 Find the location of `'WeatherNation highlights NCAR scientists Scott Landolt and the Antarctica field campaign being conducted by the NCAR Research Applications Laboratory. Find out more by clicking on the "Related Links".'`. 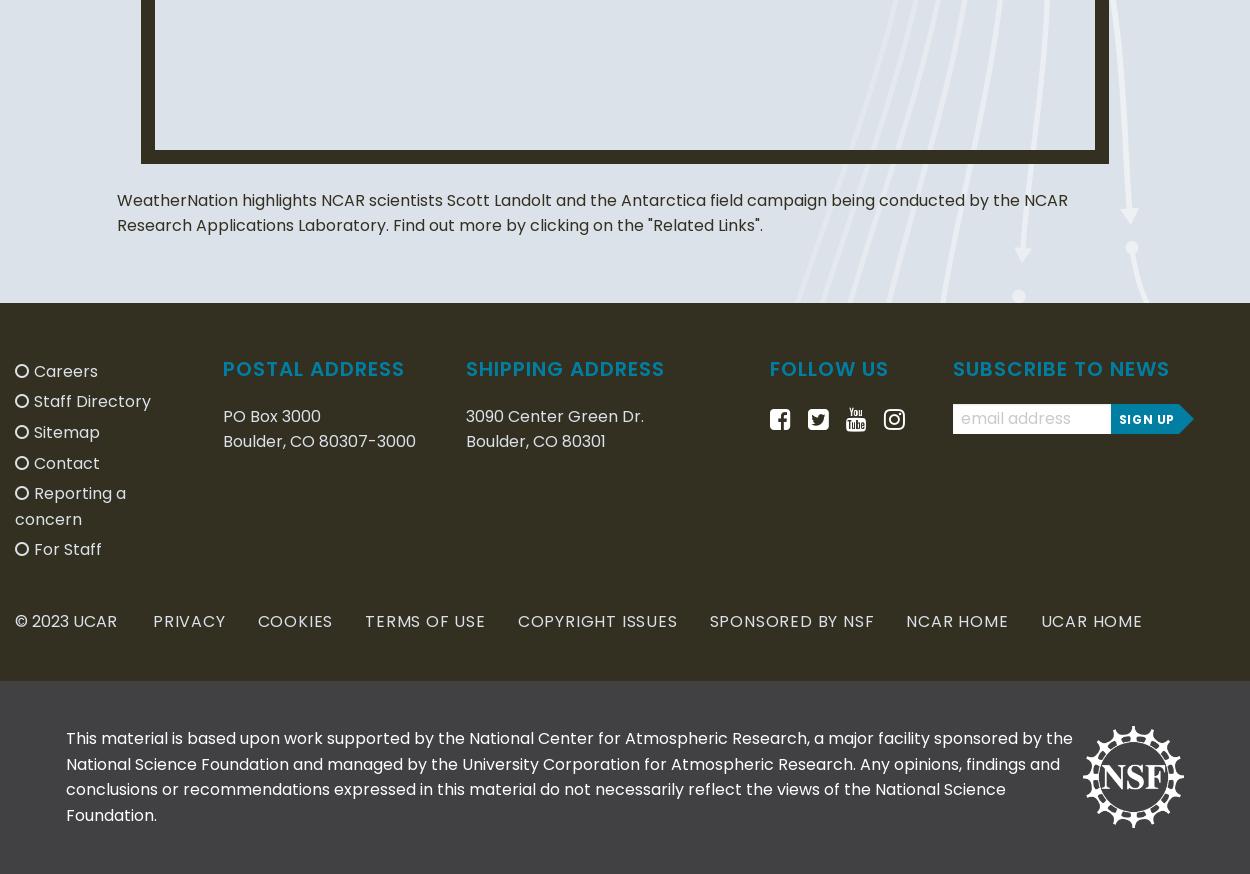

'WeatherNation highlights NCAR scientists Scott Landolt and the Antarctica field campaign being conducted by the NCAR Research Applications Laboratory. Find out more by clicking on the "Related Links".' is located at coordinates (590, 211).